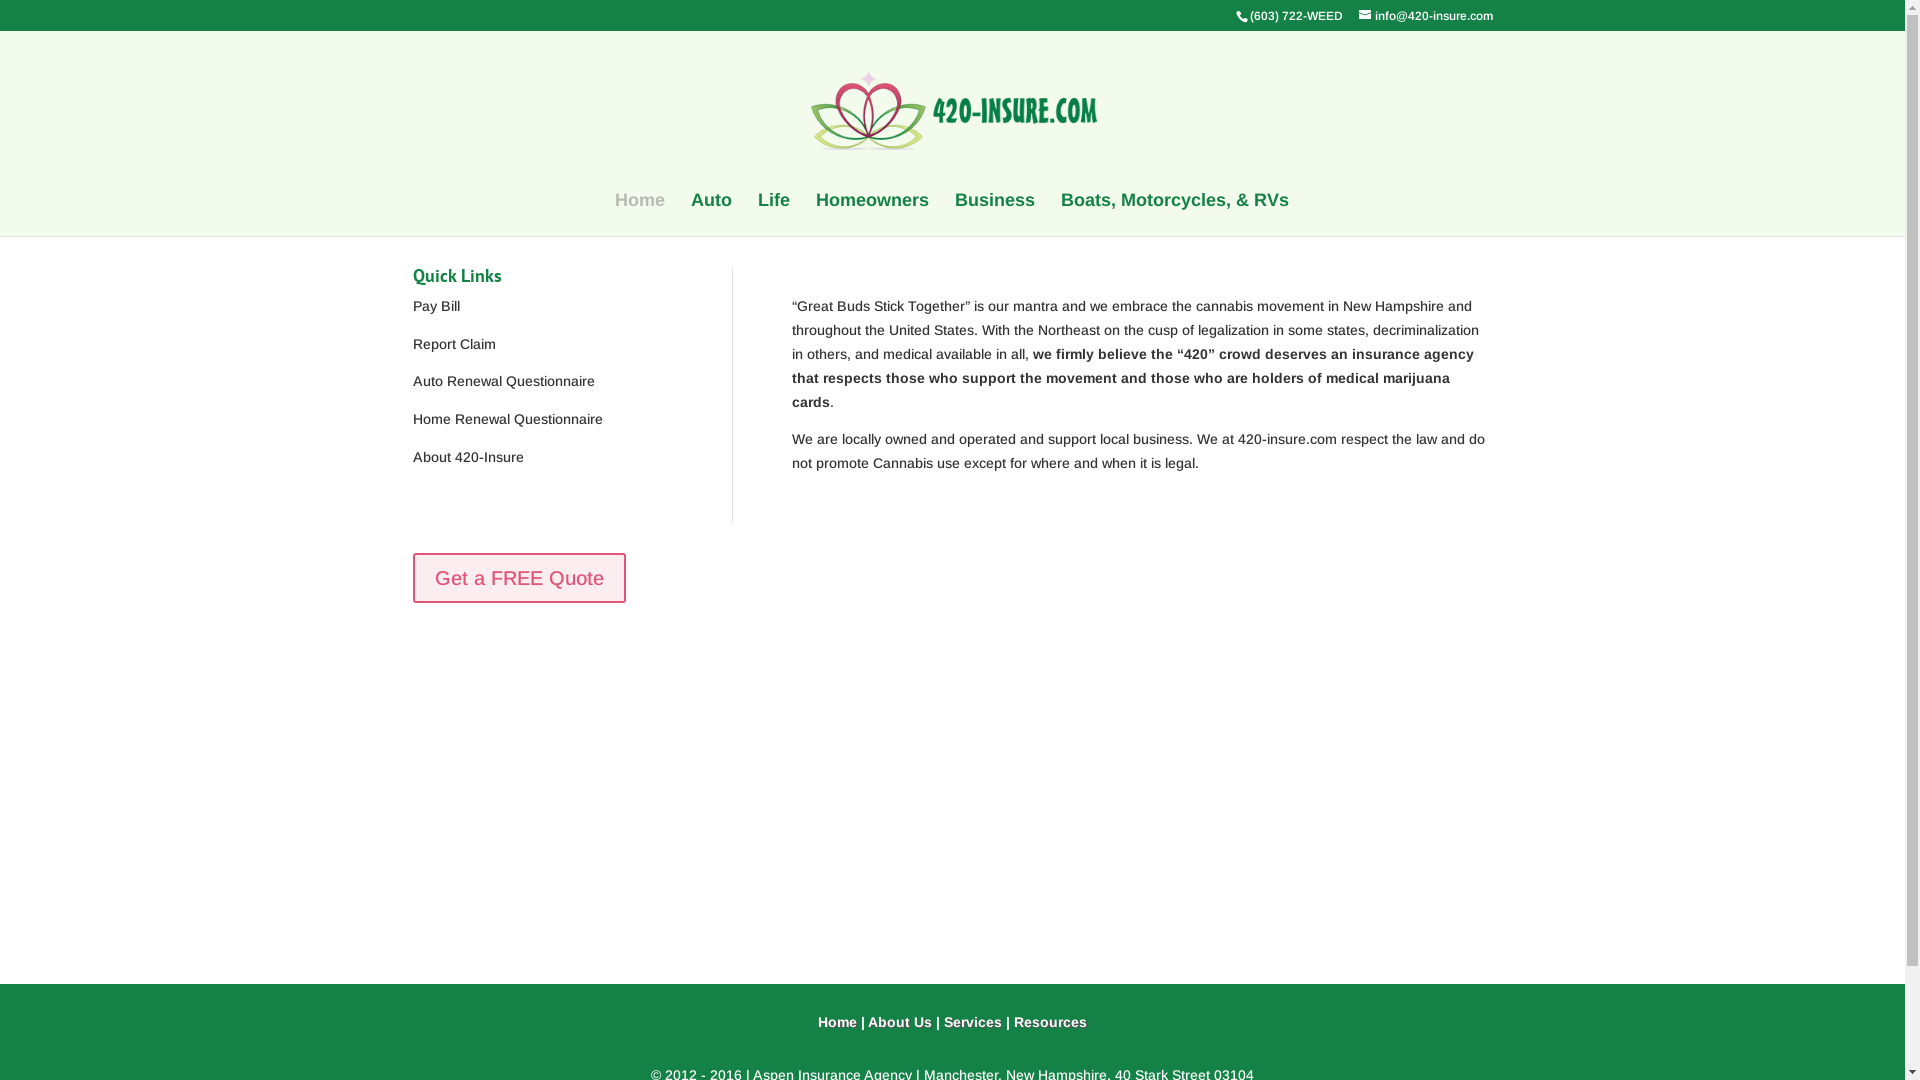  I want to click on 'Resources', so click(1013, 1022).